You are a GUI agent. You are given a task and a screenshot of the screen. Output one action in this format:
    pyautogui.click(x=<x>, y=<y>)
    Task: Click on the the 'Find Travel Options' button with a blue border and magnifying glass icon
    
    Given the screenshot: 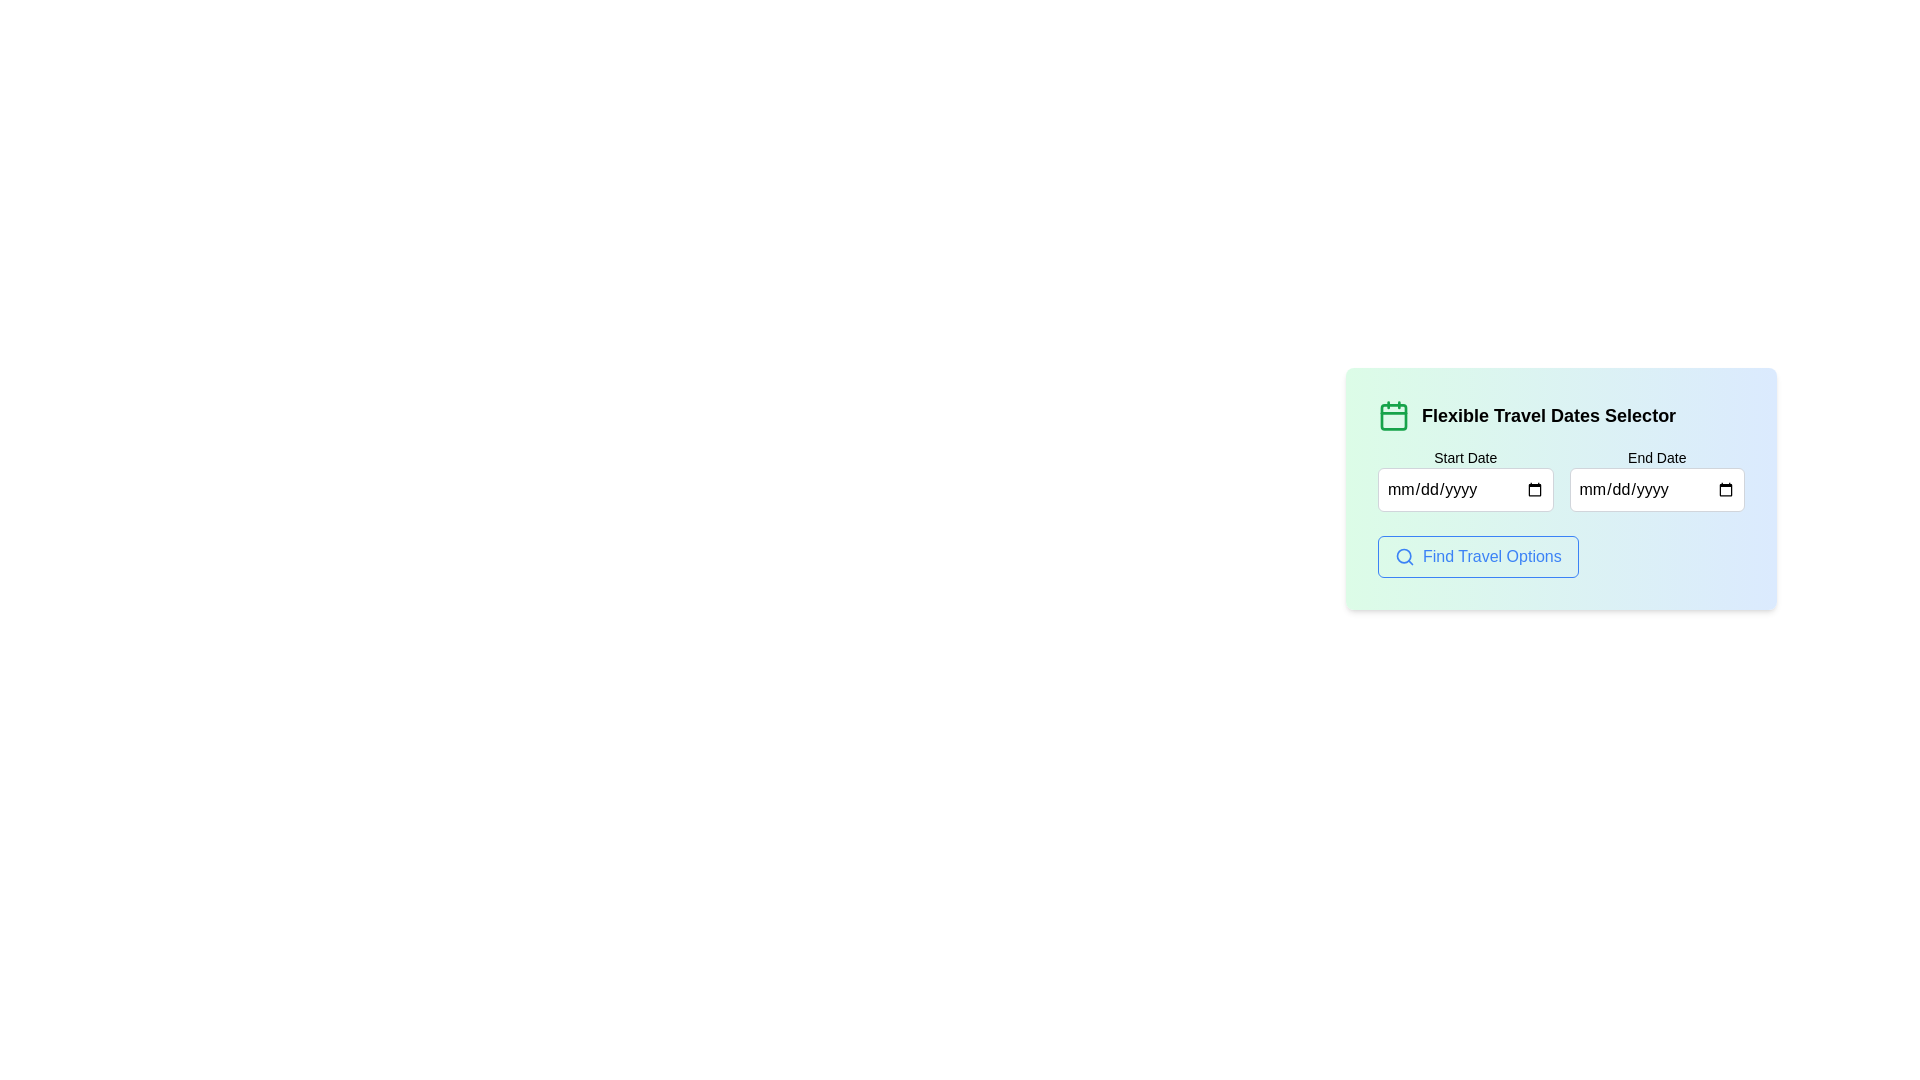 What is the action you would take?
    pyautogui.click(x=1478, y=556)
    